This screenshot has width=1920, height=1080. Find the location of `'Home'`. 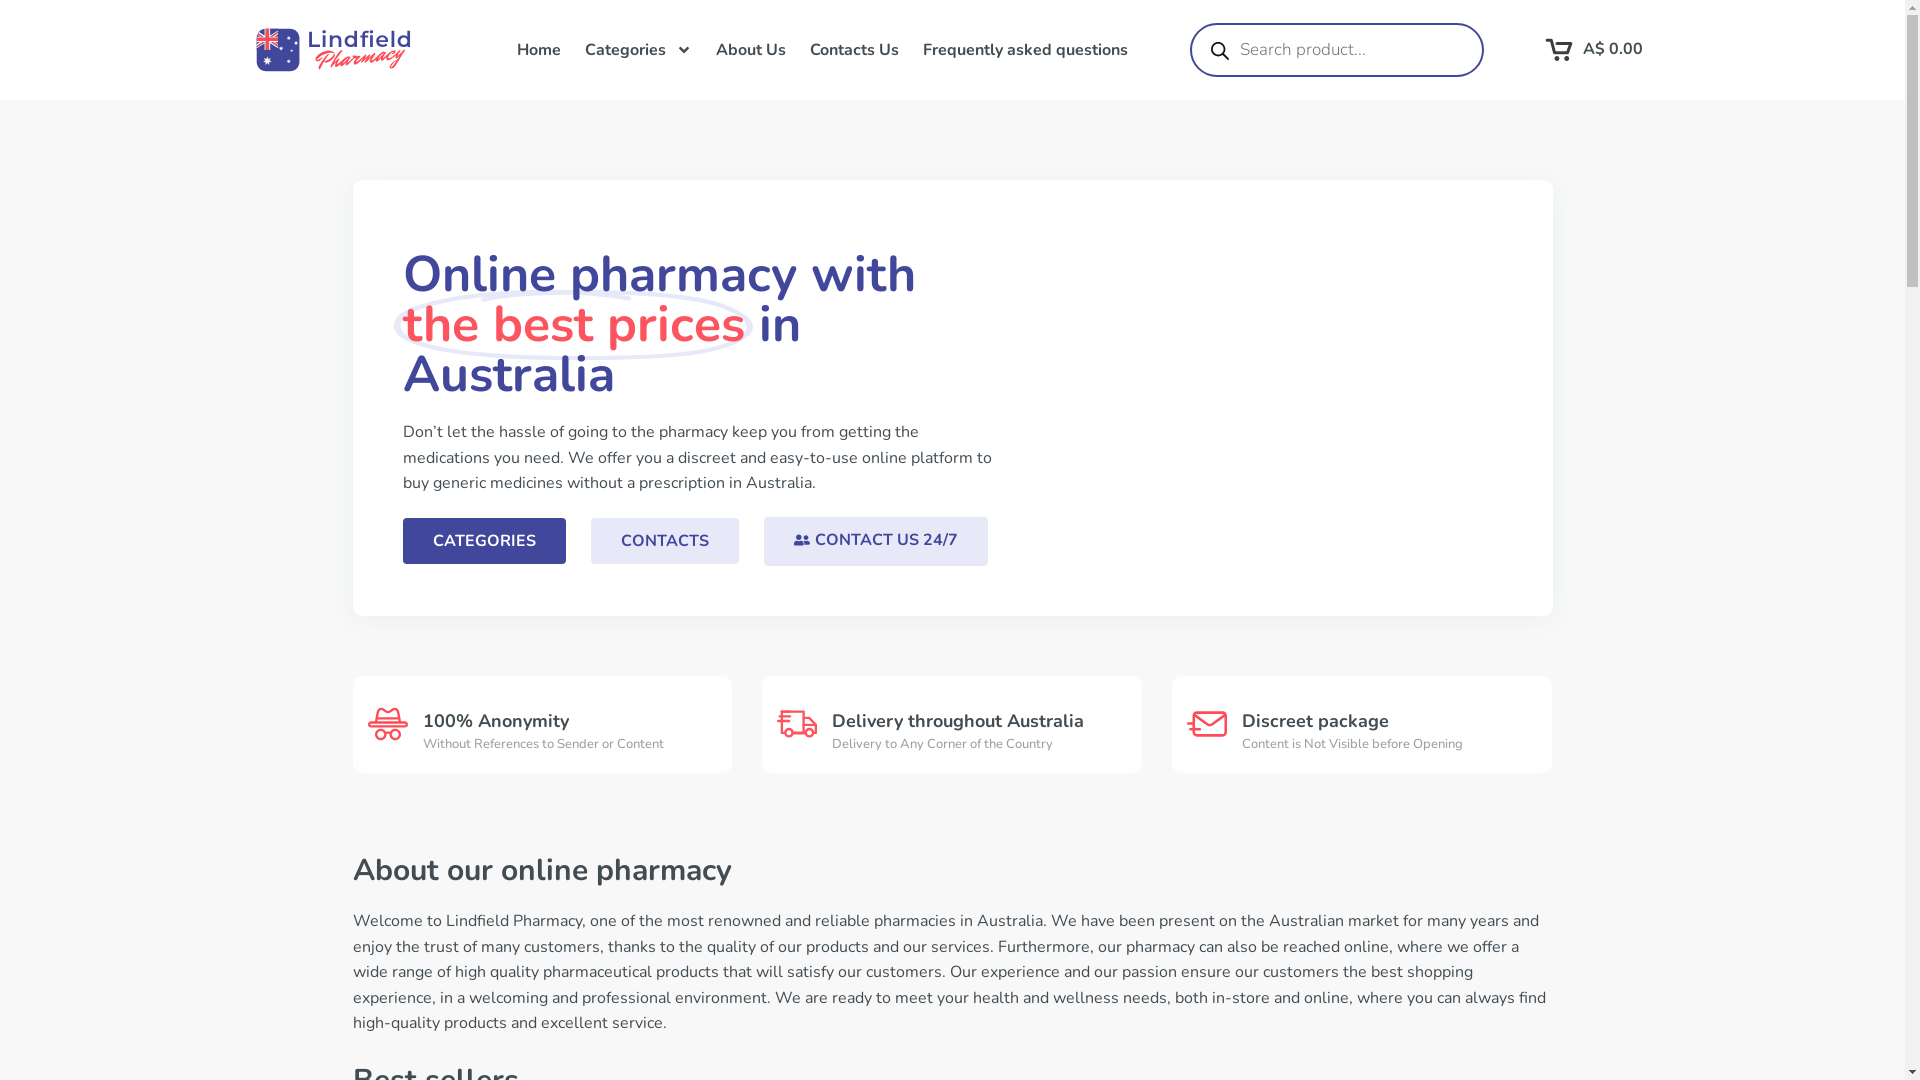

'Home' is located at coordinates (537, 49).